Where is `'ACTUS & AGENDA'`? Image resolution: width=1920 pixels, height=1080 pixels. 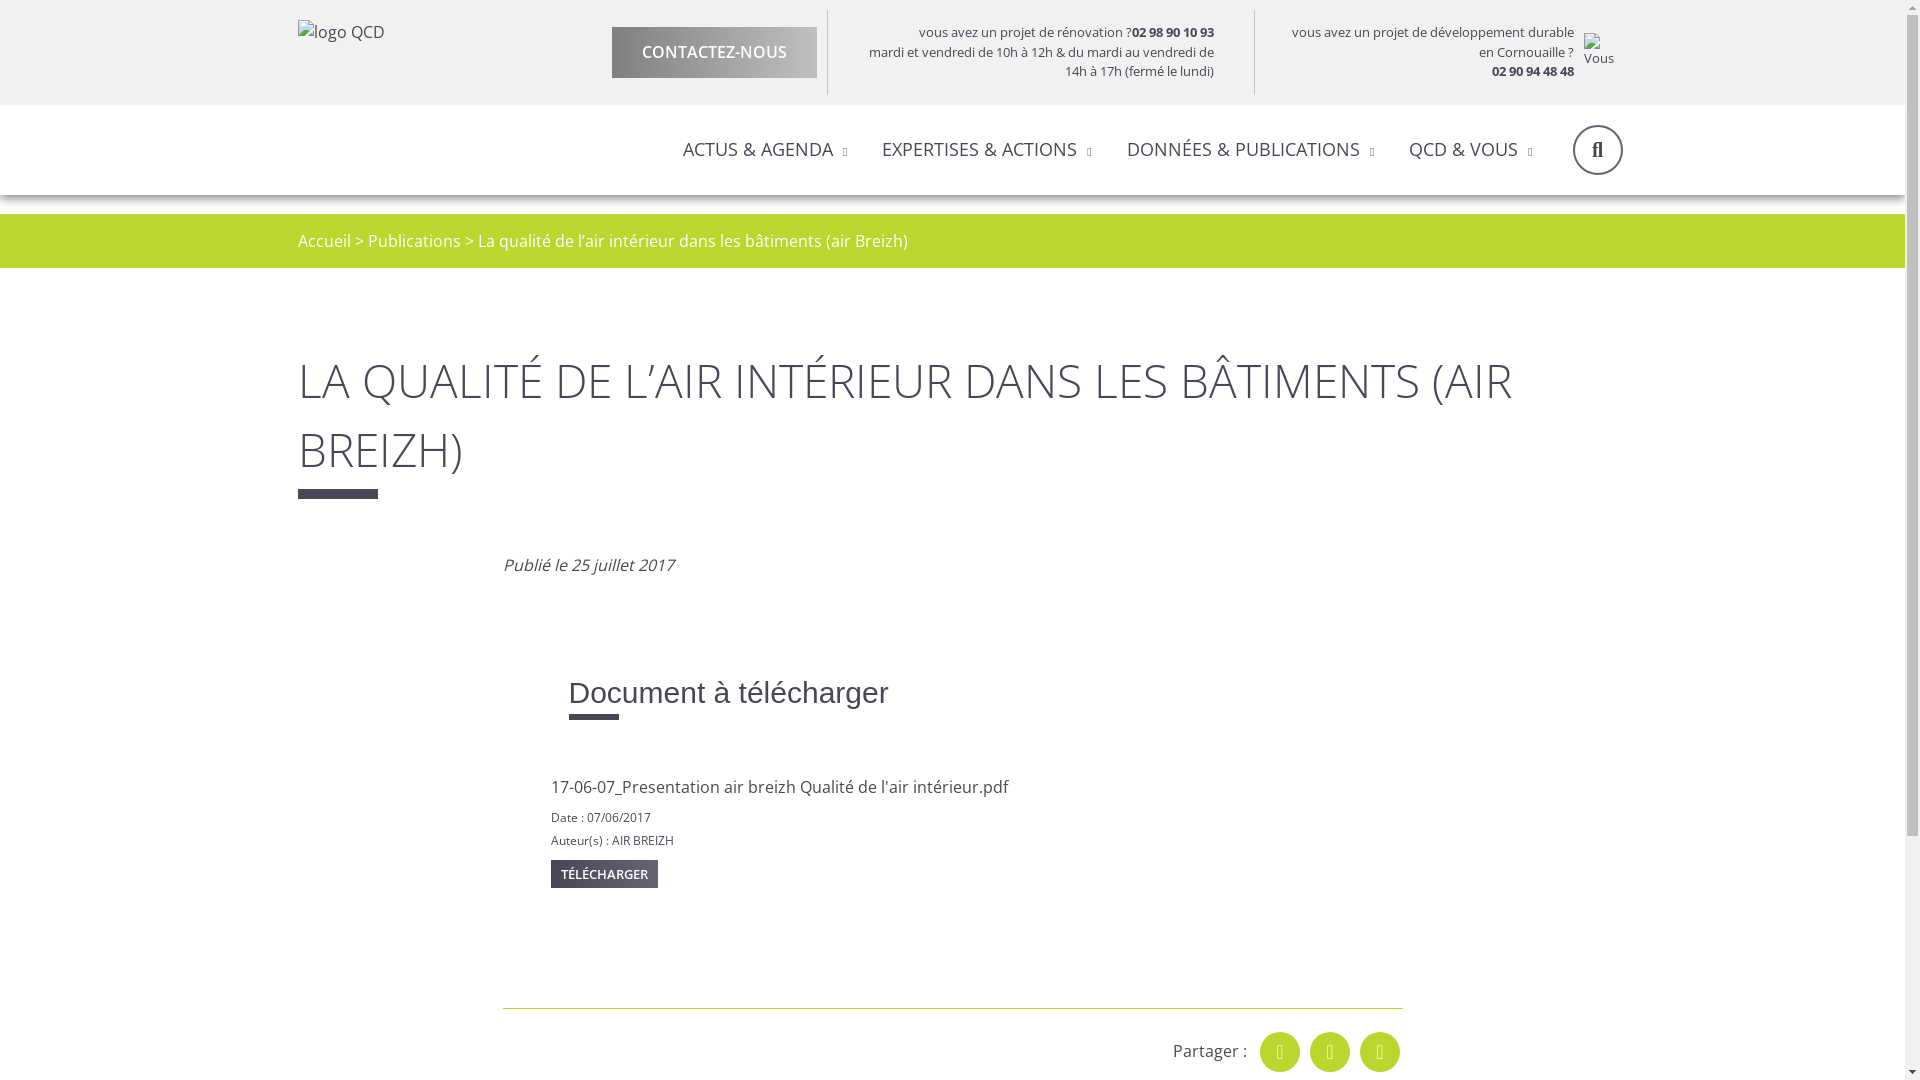
'ACTUS & AGENDA' is located at coordinates (757, 148).